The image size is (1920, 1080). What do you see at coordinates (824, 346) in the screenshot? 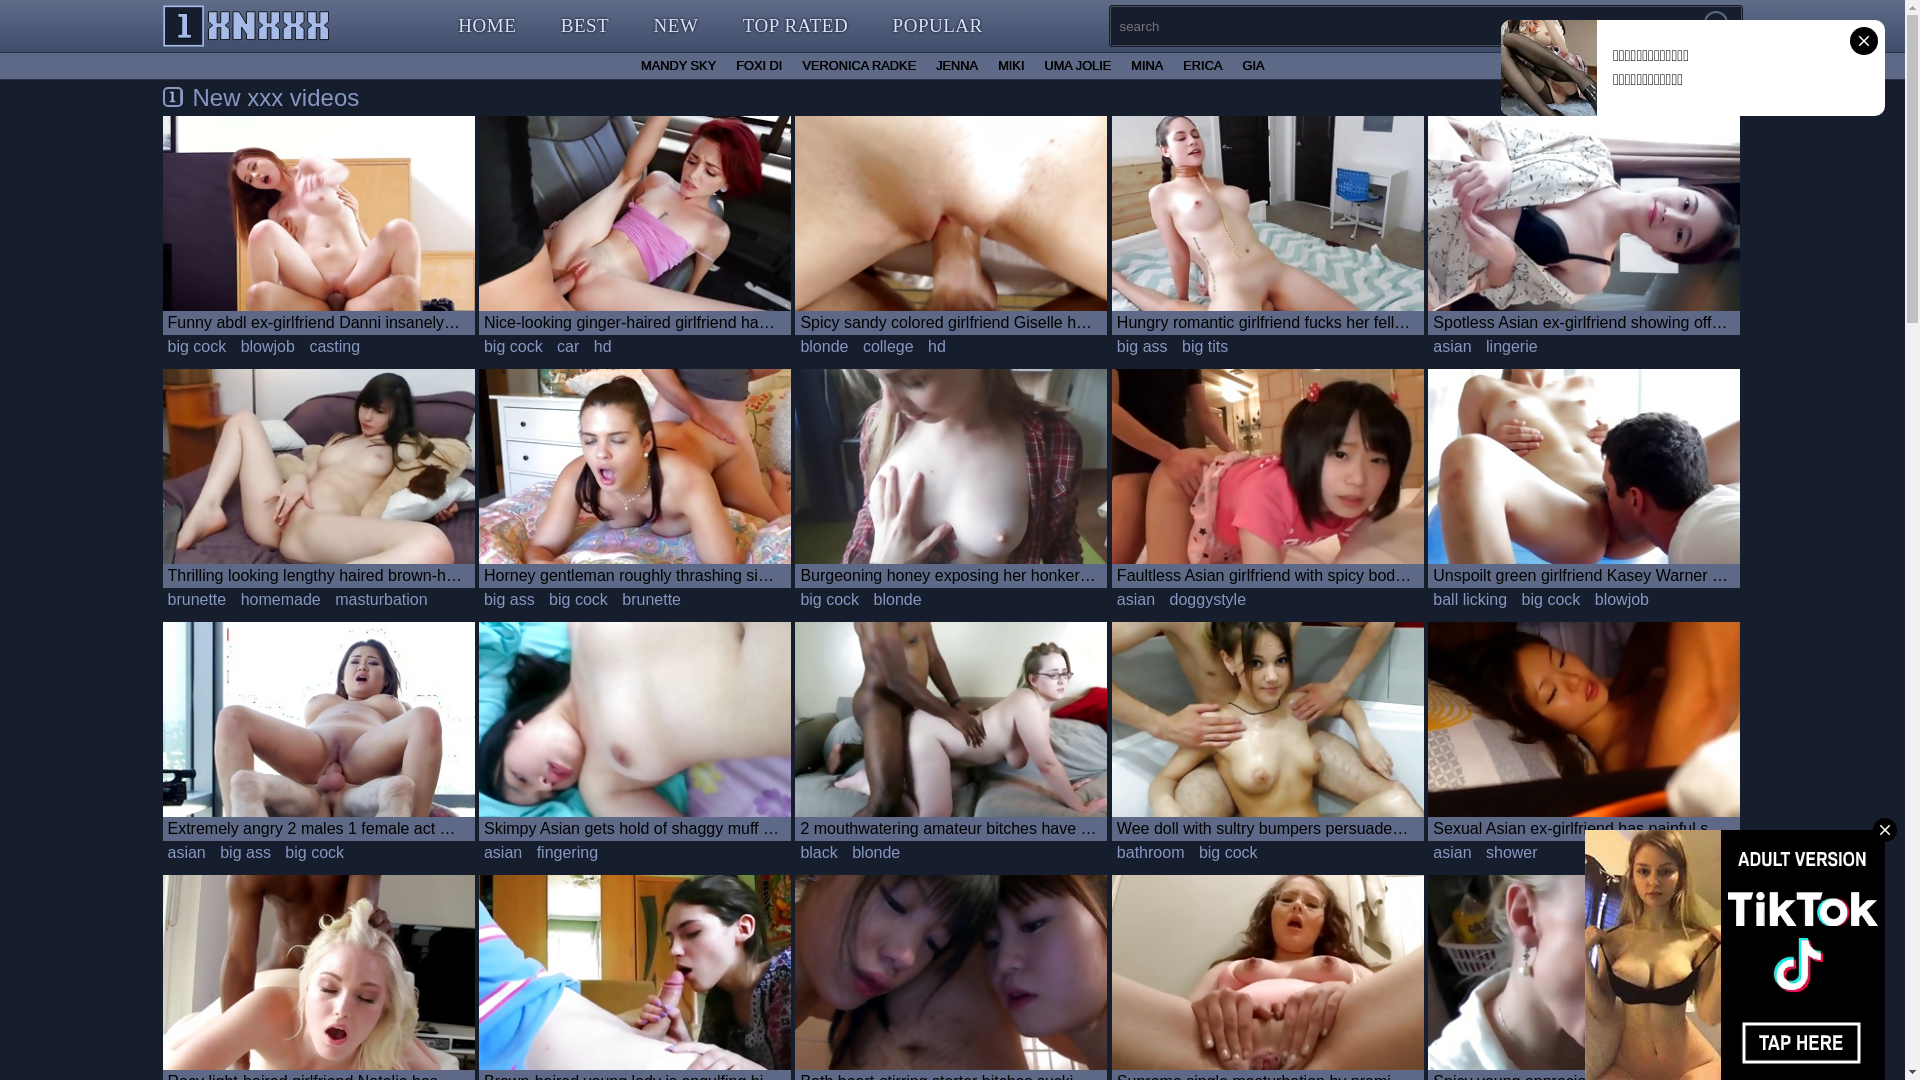
I see `'blonde'` at bounding box center [824, 346].